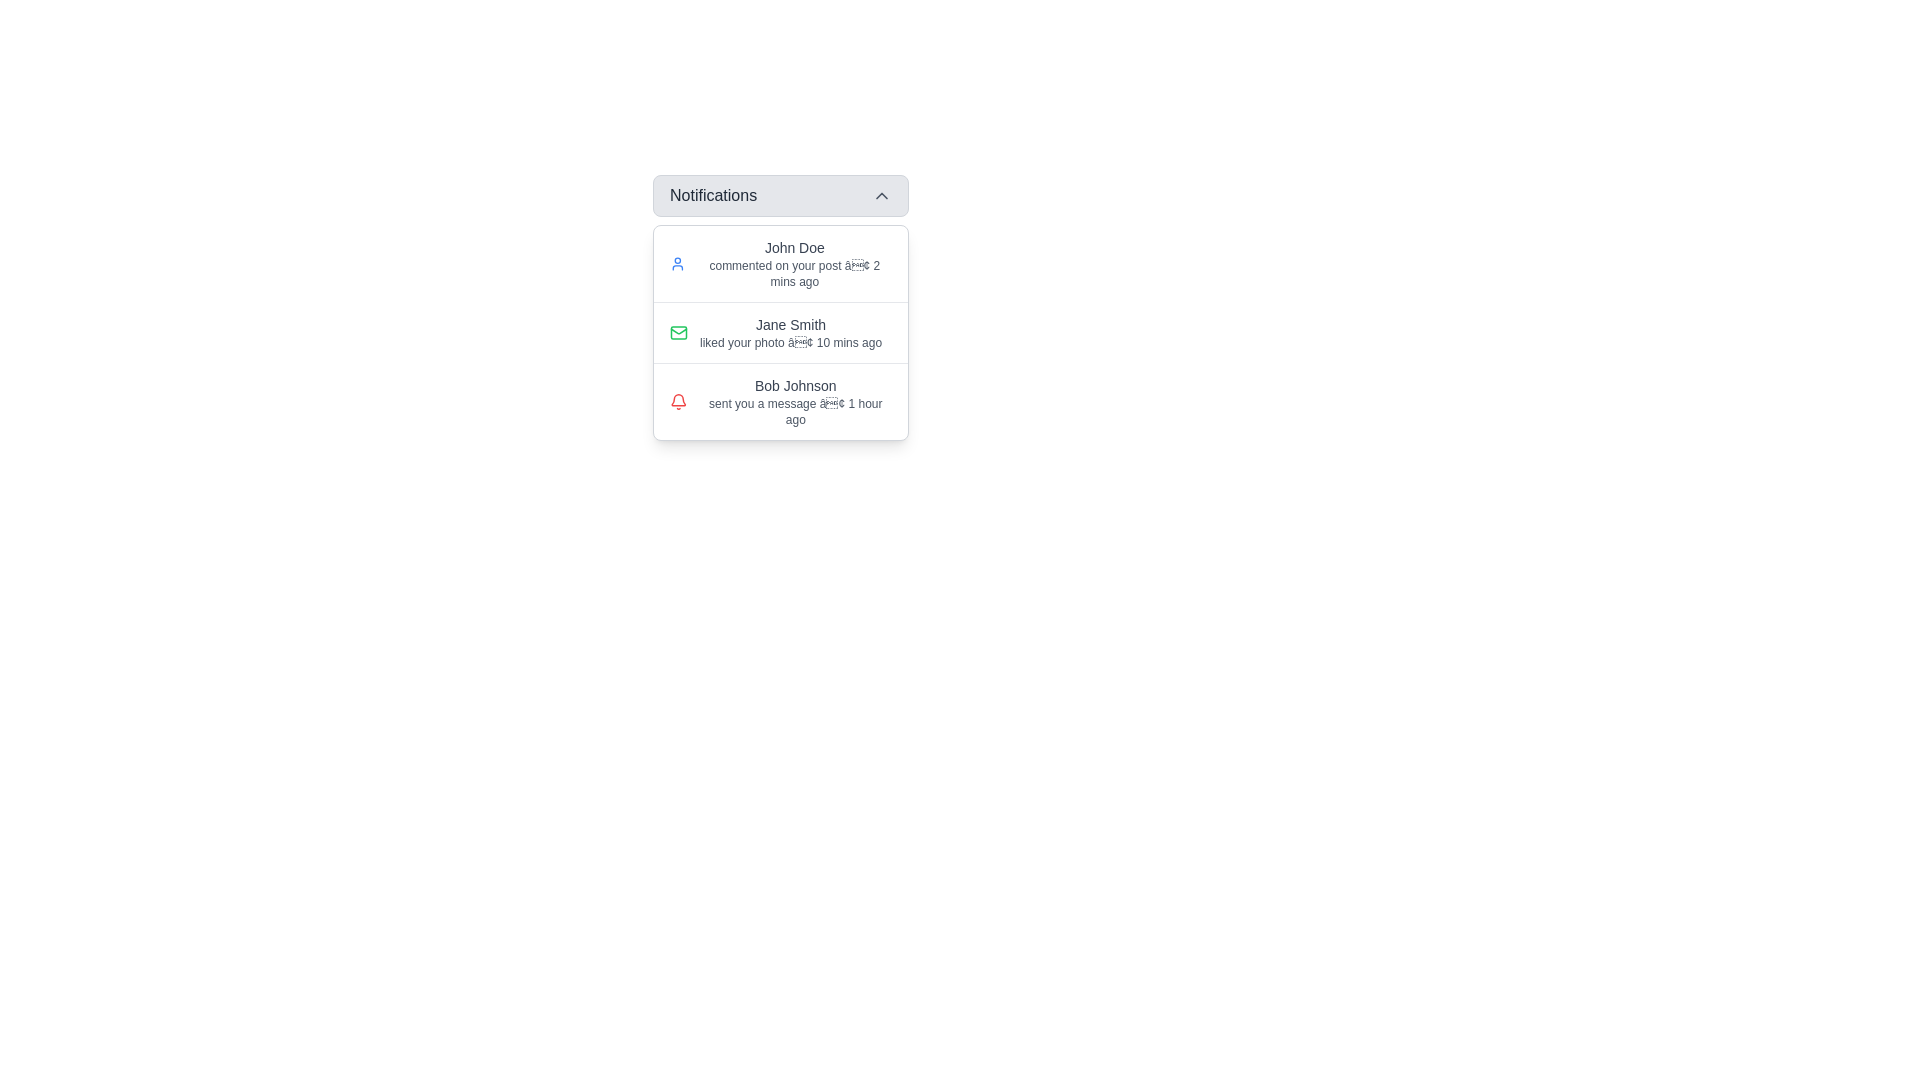 This screenshot has height=1080, width=1920. Describe the element at coordinates (790, 323) in the screenshot. I see `the text displaying the name of the person associated with the notification, which is positioned at the start of the message 'liked your photo • 10 mins ago' in the second notification slot` at that location.